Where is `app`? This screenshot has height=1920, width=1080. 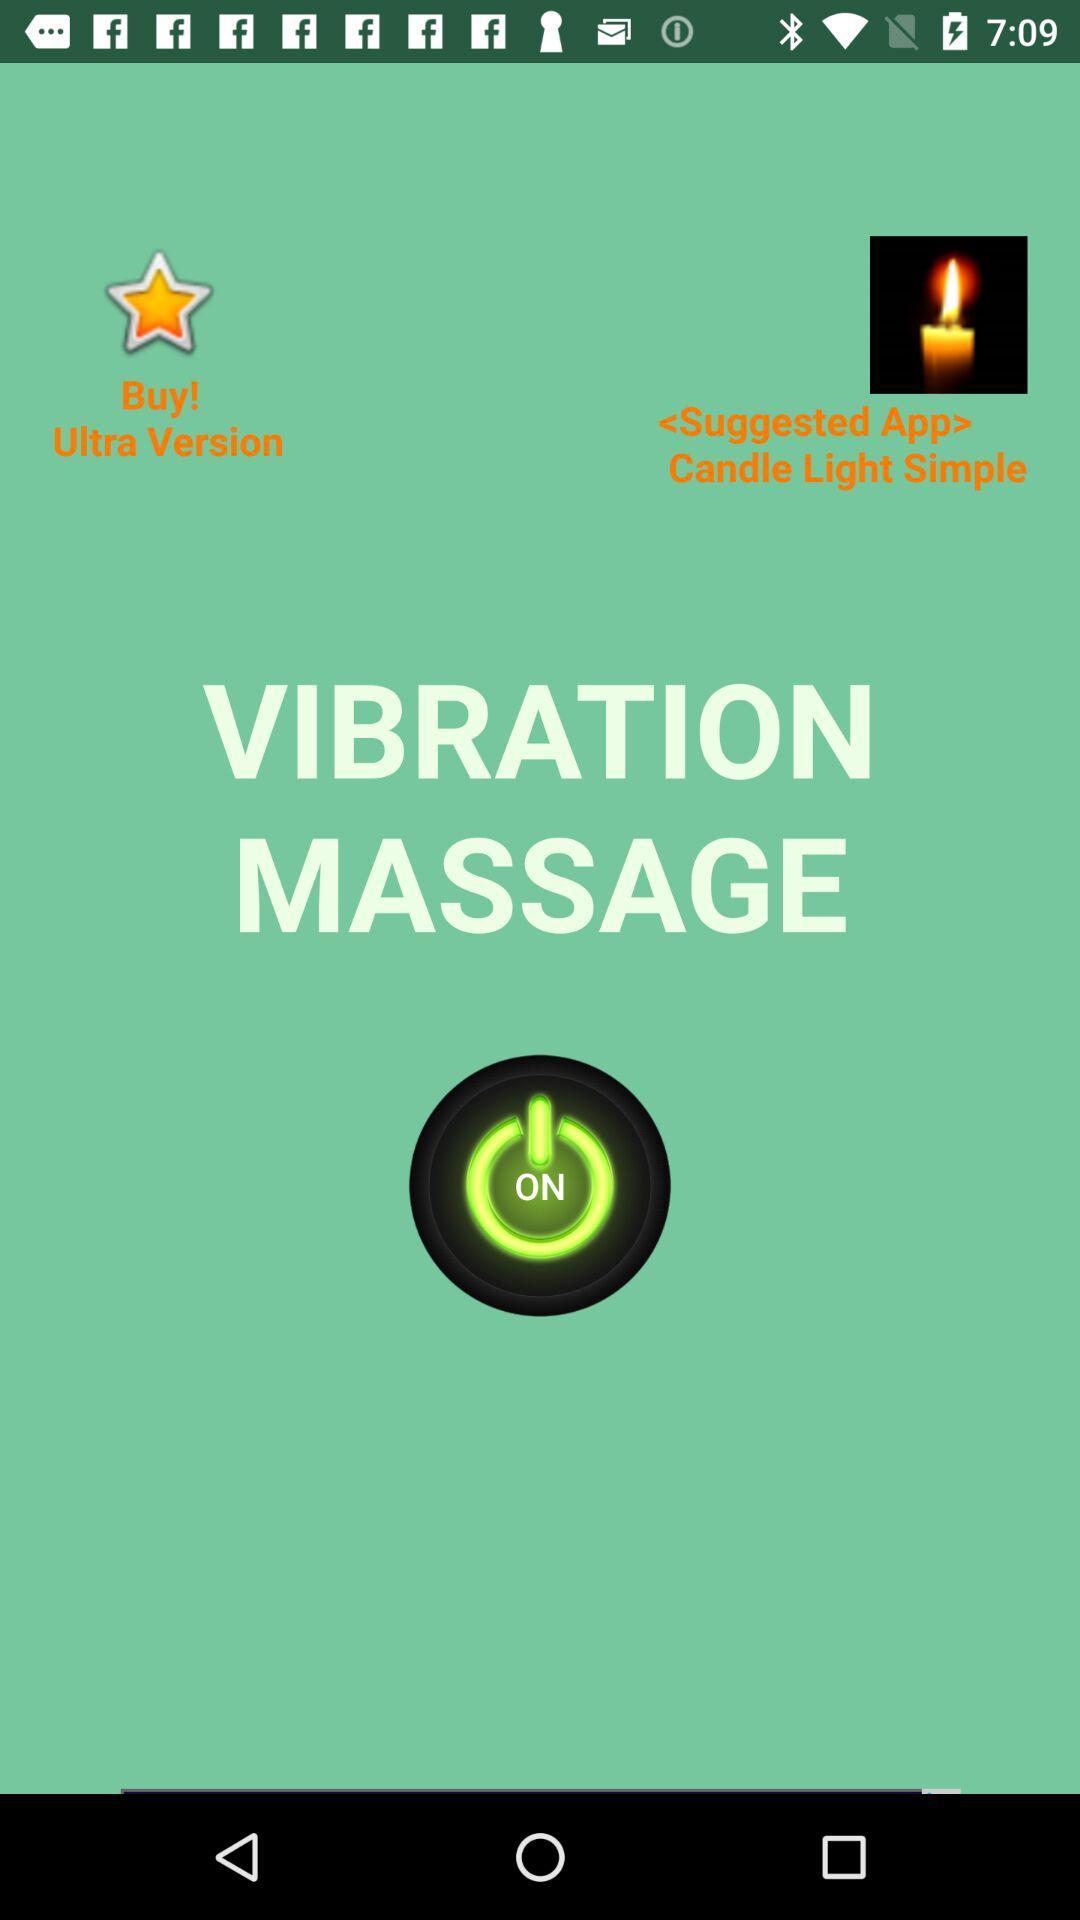
app is located at coordinates (947, 314).